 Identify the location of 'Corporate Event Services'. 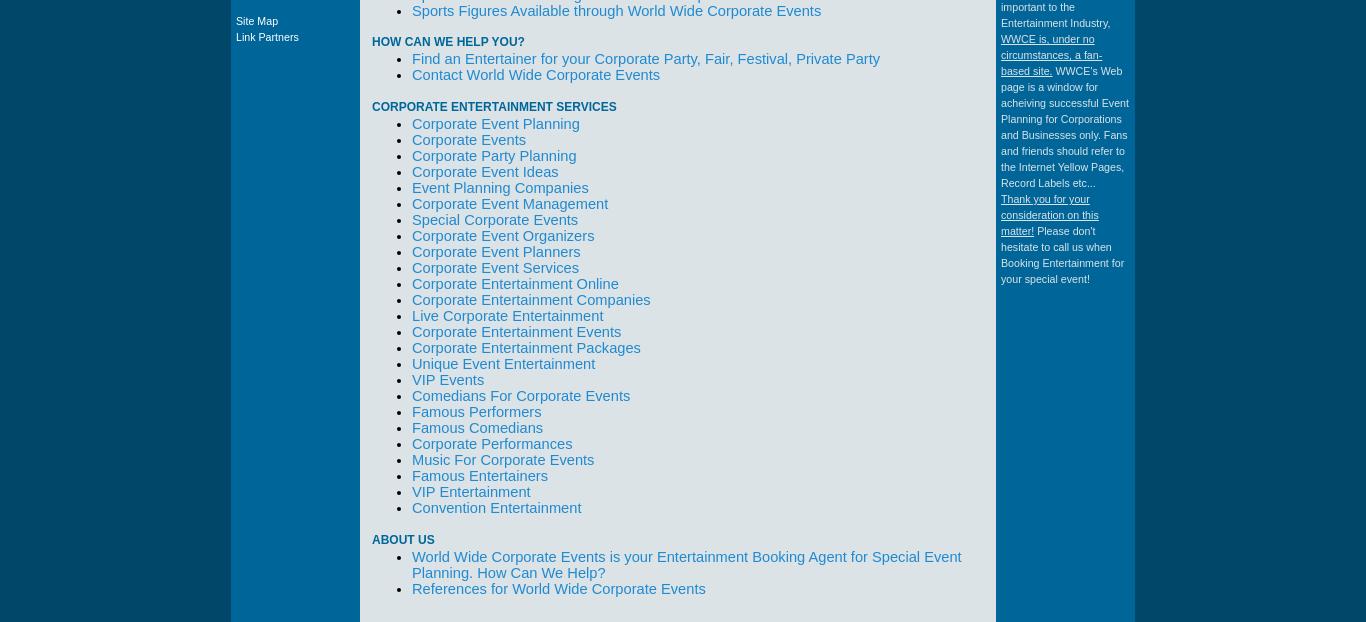
(495, 268).